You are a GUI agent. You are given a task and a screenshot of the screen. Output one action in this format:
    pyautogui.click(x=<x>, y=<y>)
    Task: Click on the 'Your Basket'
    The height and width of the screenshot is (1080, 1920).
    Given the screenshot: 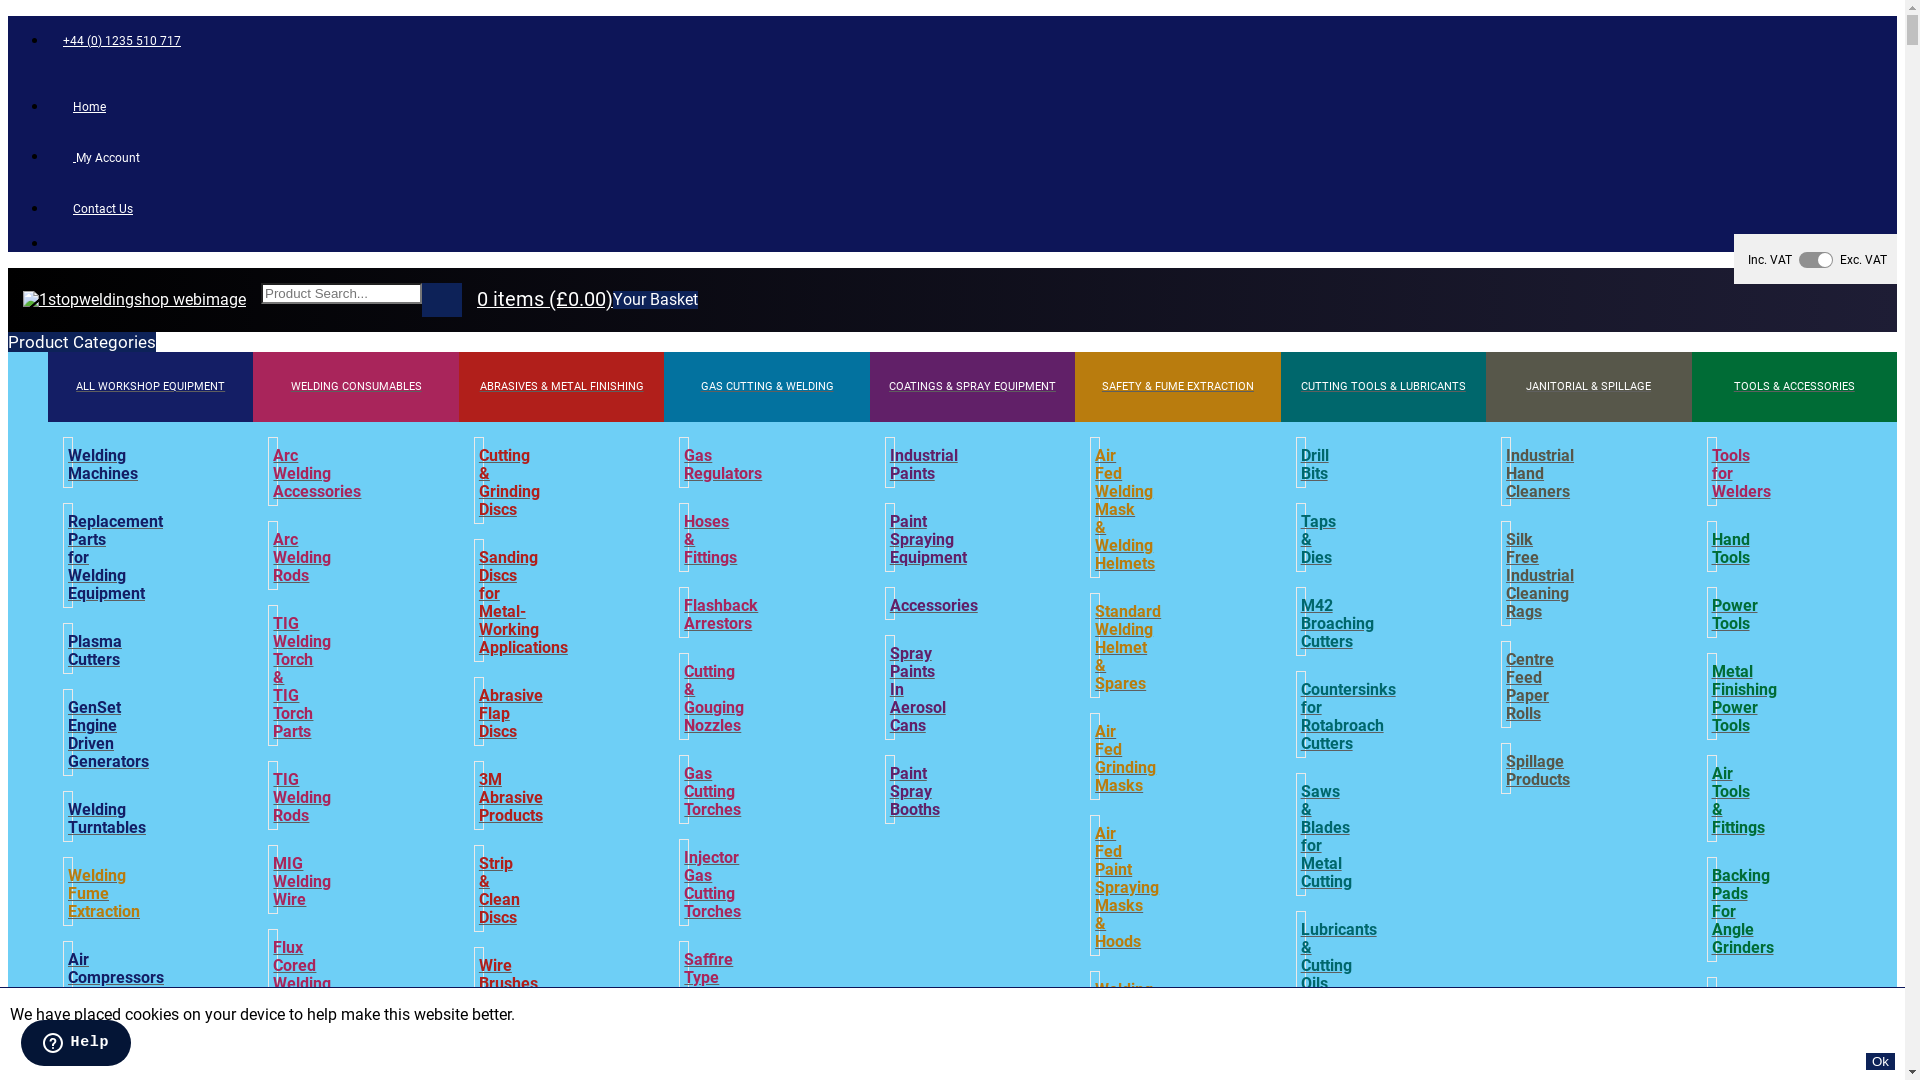 What is the action you would take?
    pyautogui.click(x=655, y=300)
    